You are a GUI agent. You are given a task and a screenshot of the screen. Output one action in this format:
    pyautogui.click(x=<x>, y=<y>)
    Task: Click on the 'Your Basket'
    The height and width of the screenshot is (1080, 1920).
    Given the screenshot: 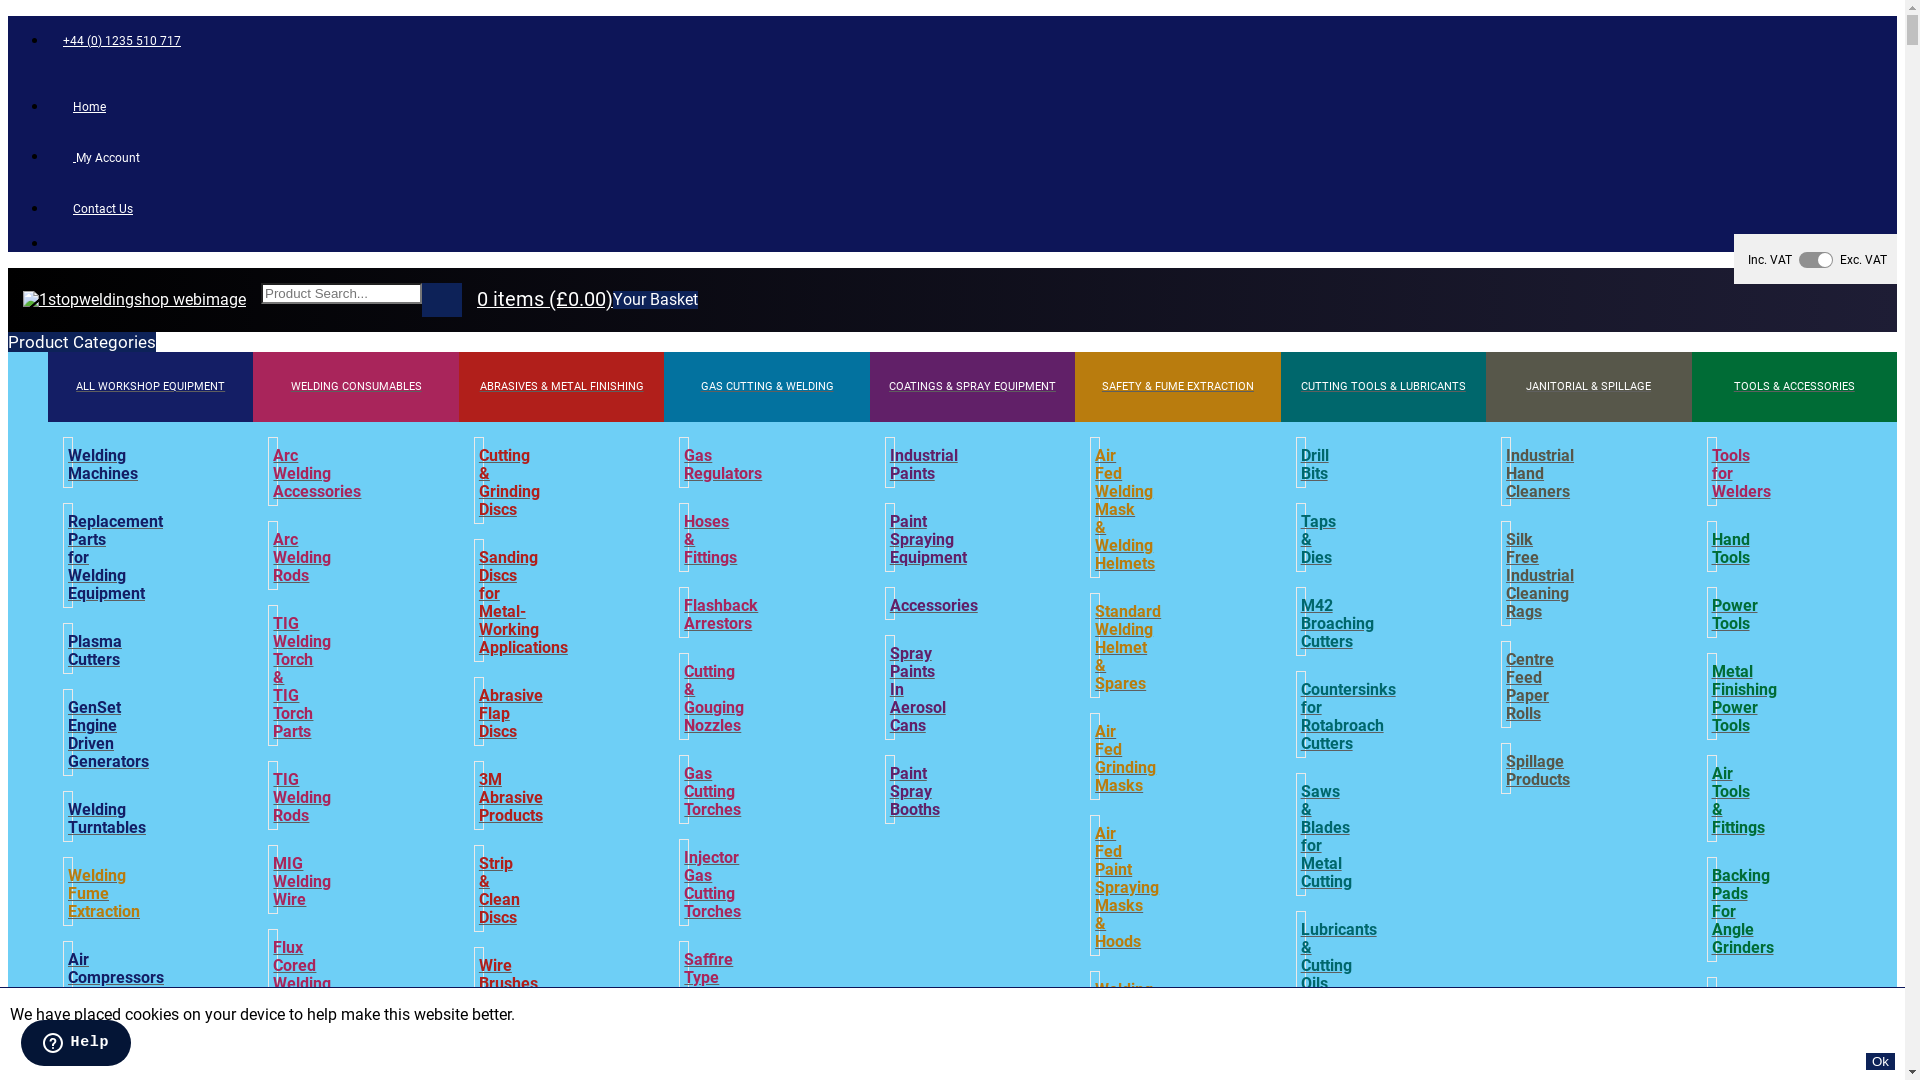 What is the action you would take?
    pyautogui.click(x=655, y=300)
    